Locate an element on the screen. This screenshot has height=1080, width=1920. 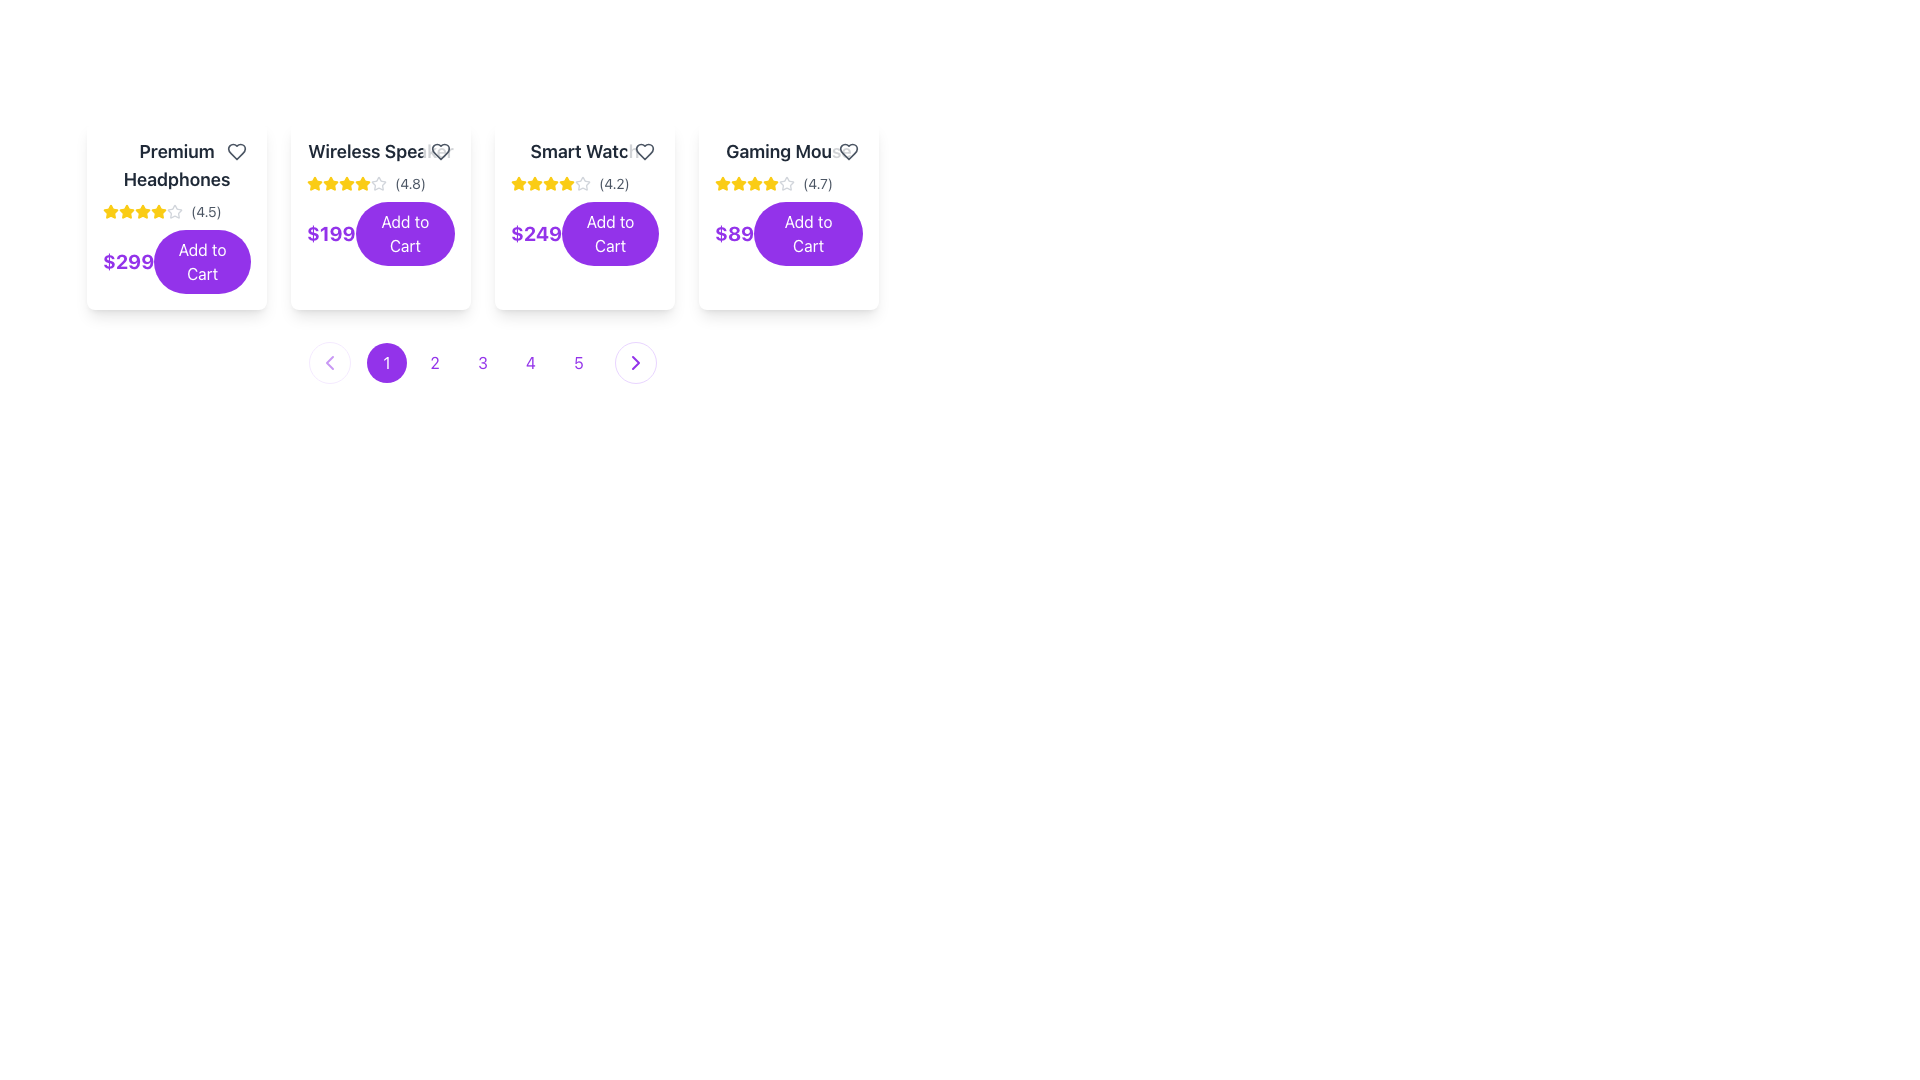
the static text label reading 'Gaming Mouse', which is styled in bold and large dark gray font, located at the top center of a product card is located at coordinates (787, 150).